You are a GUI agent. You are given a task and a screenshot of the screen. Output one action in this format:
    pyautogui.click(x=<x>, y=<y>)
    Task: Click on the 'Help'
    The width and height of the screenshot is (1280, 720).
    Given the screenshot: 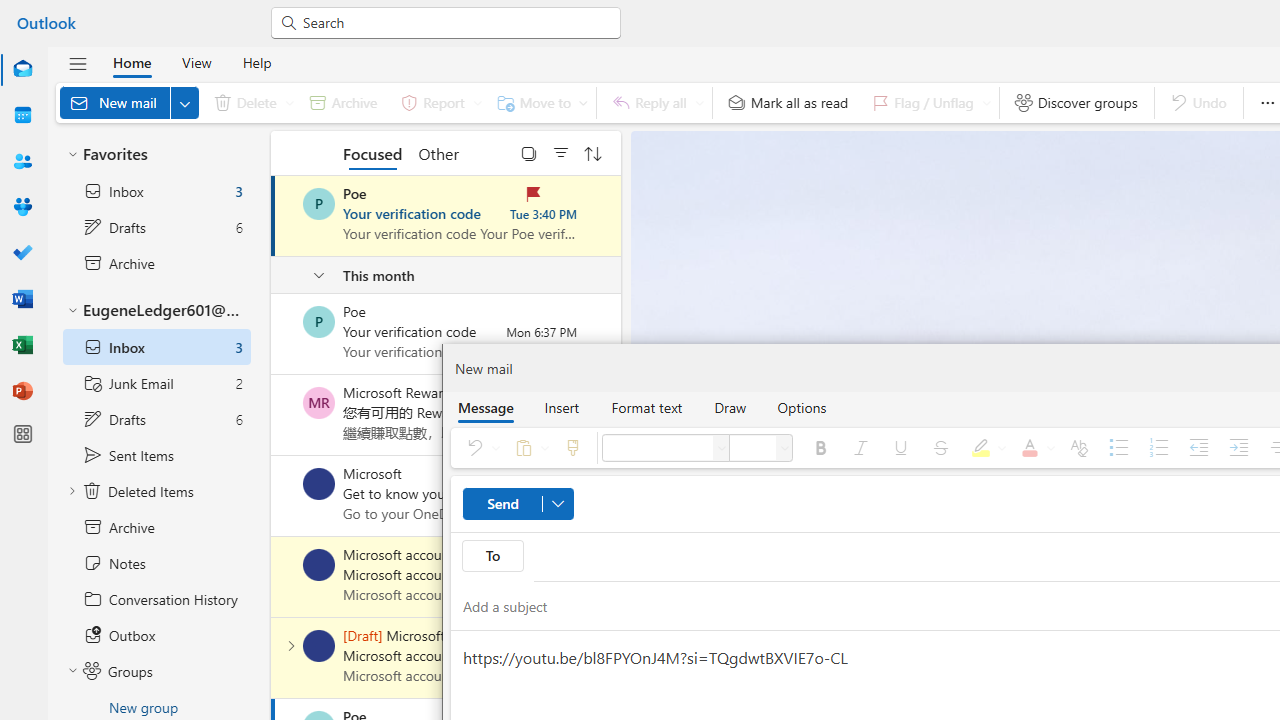 What is the action you would take?
    pyautogui.click(x=255, y=61)
    